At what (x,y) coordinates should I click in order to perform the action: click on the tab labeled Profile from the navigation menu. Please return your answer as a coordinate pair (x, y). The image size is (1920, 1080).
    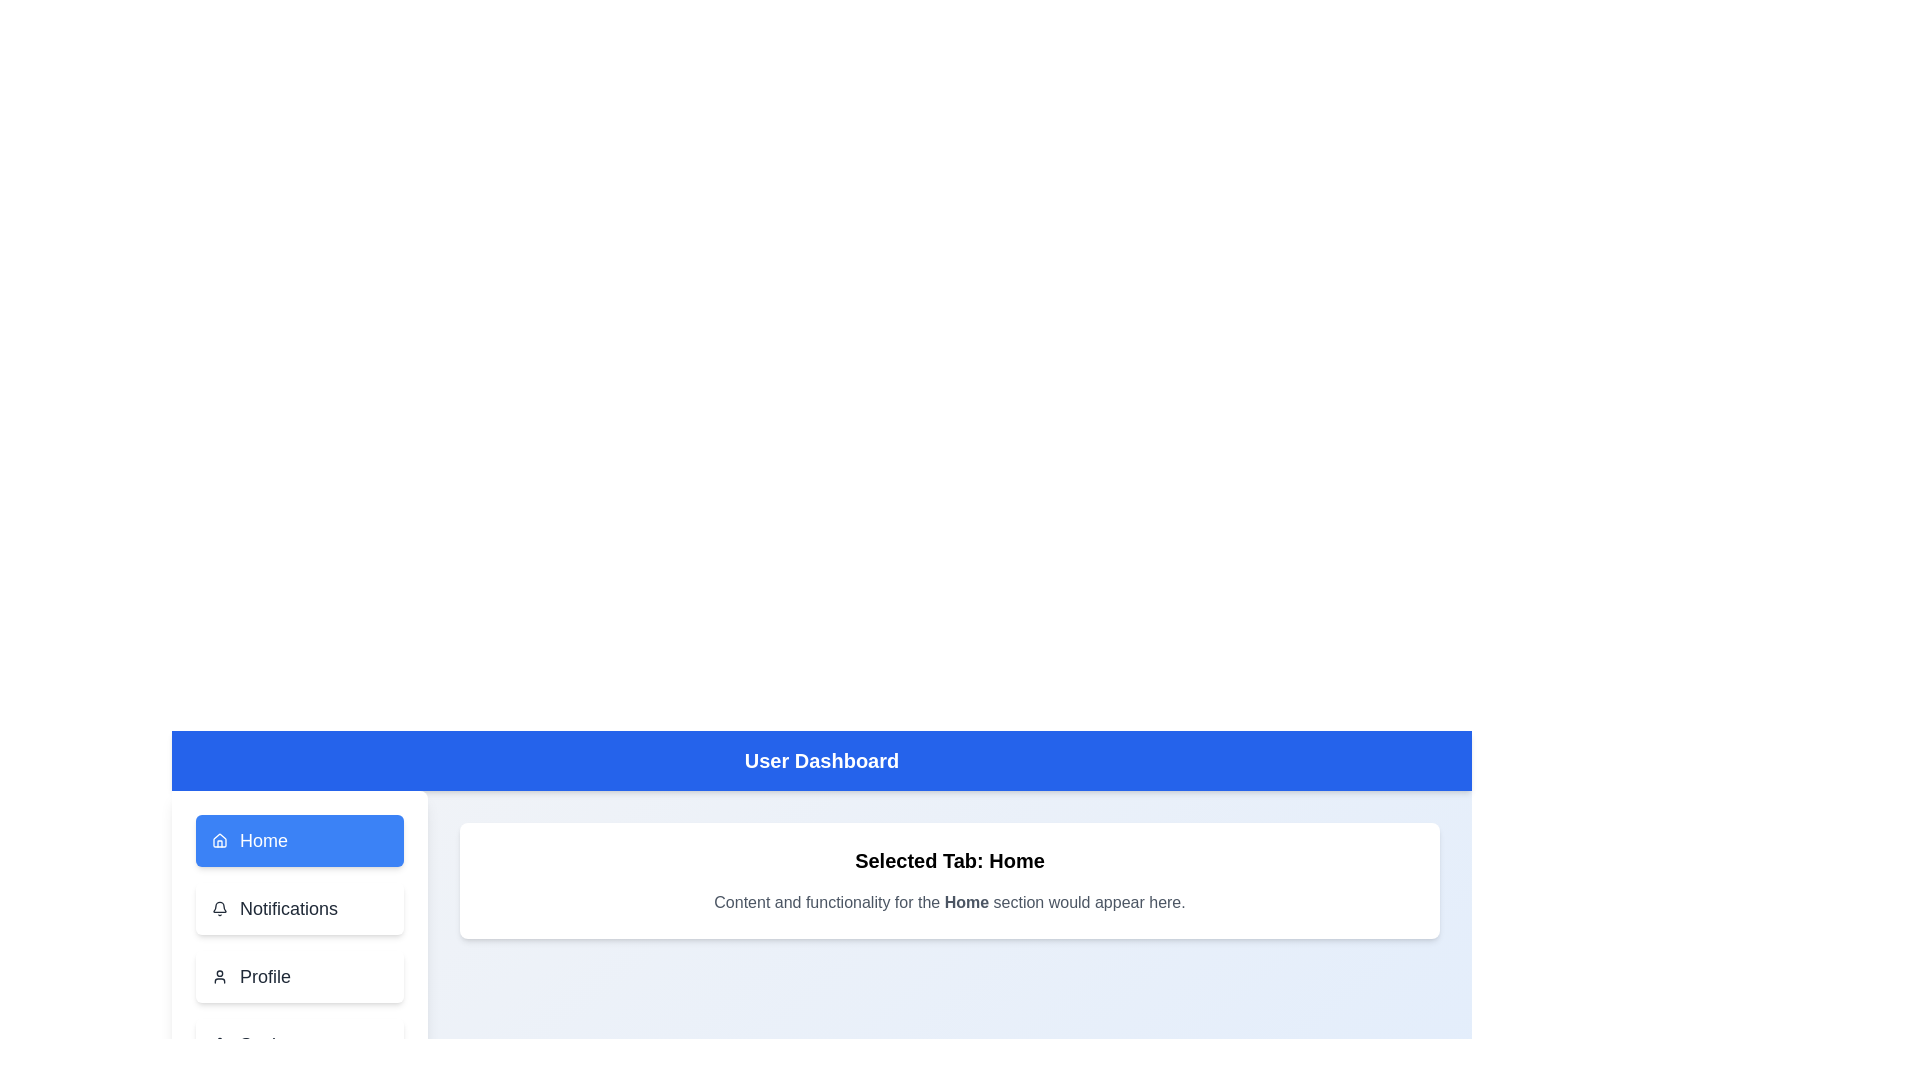
    Looking at the image, I should click on (298, 975).